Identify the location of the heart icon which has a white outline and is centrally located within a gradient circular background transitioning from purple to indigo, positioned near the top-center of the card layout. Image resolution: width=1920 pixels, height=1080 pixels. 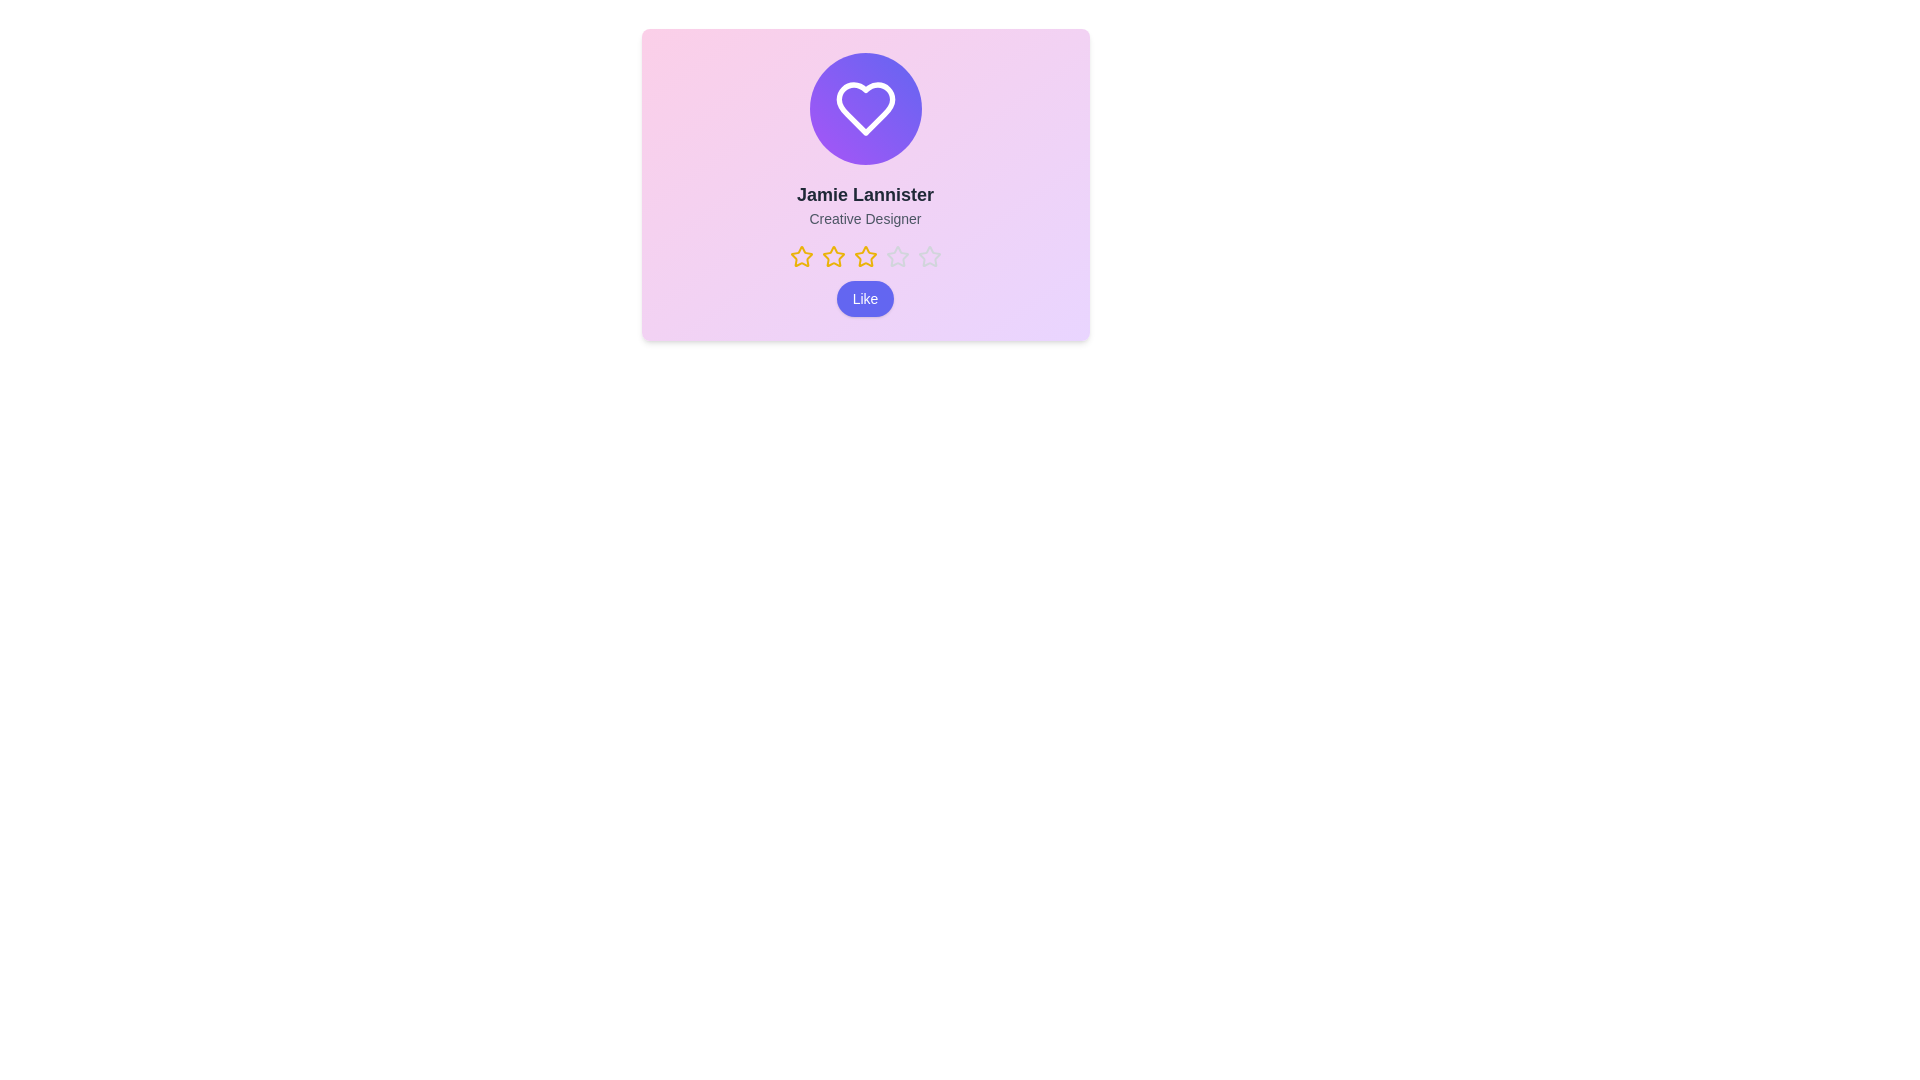
(865, 108).